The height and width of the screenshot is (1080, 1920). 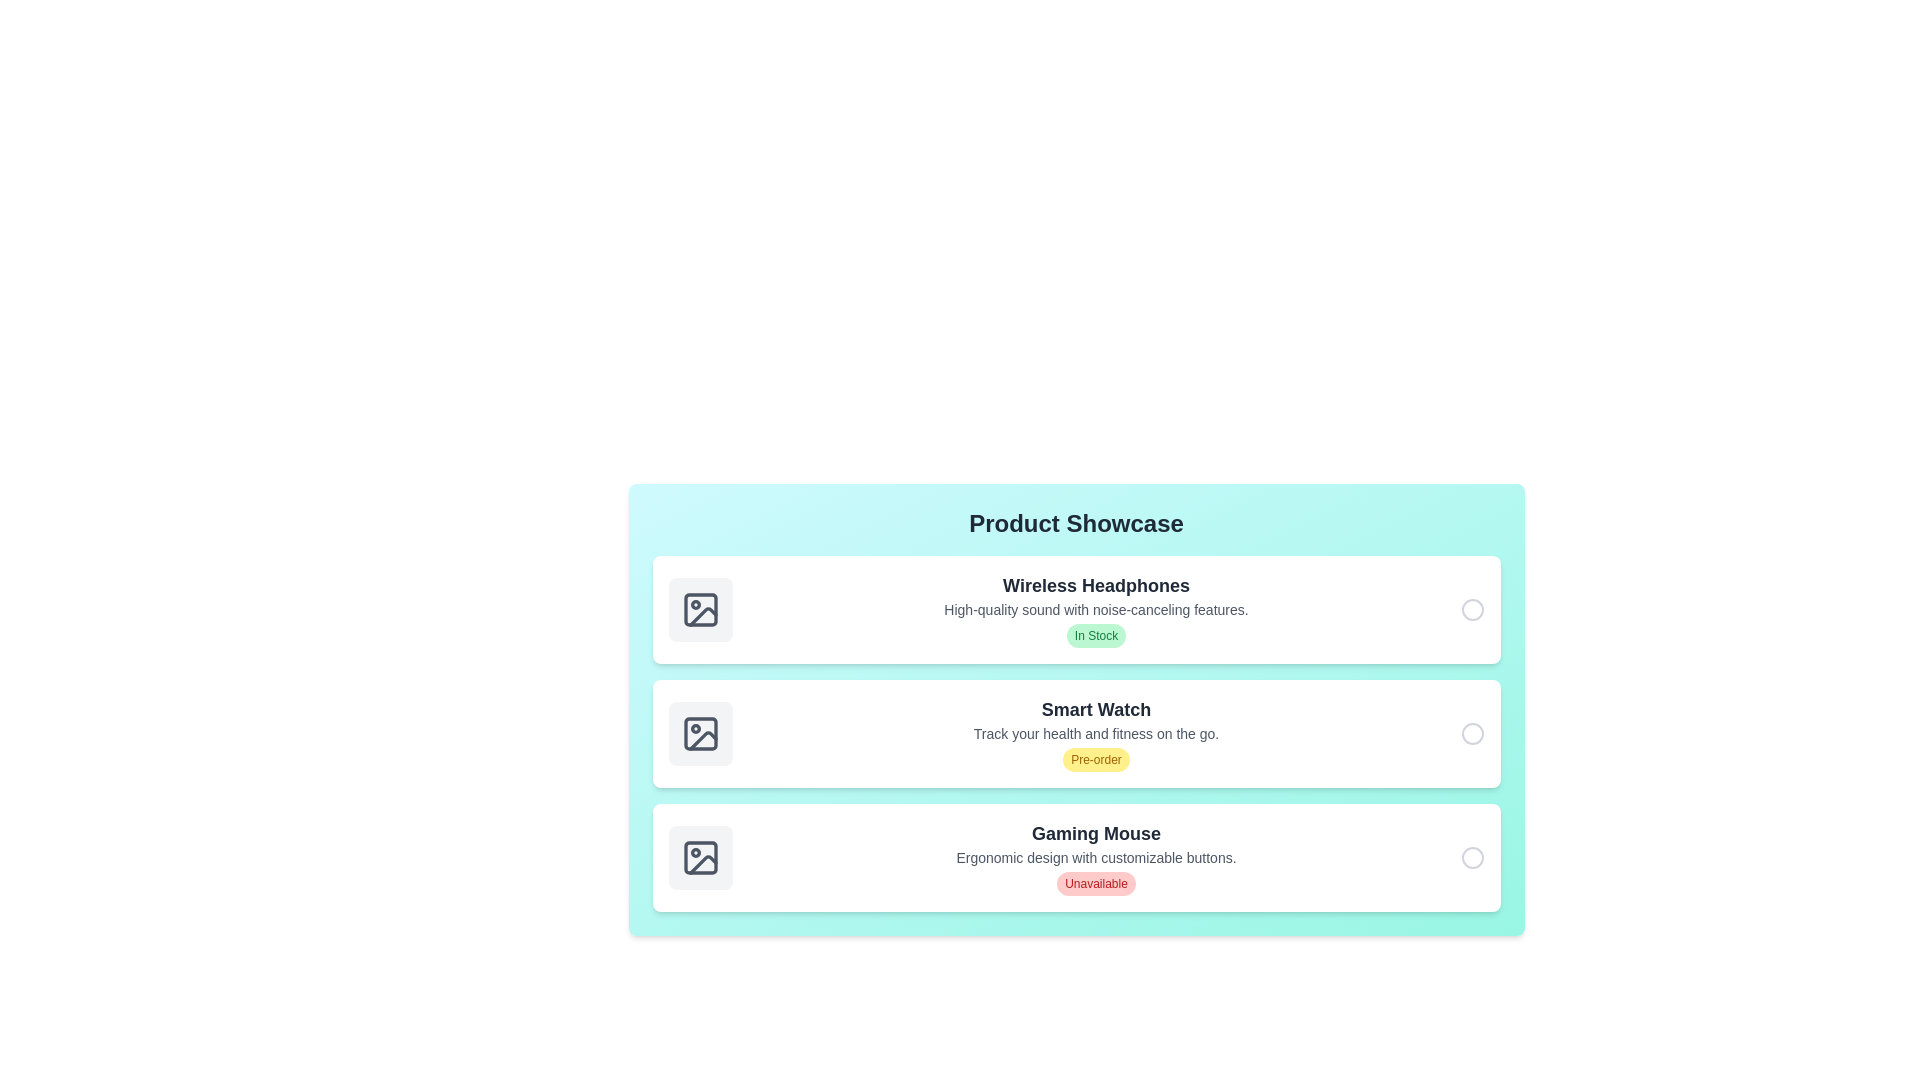 I want to click on the image placeholder for the product 'Wireless Headphones', so click(x=700, y=608).